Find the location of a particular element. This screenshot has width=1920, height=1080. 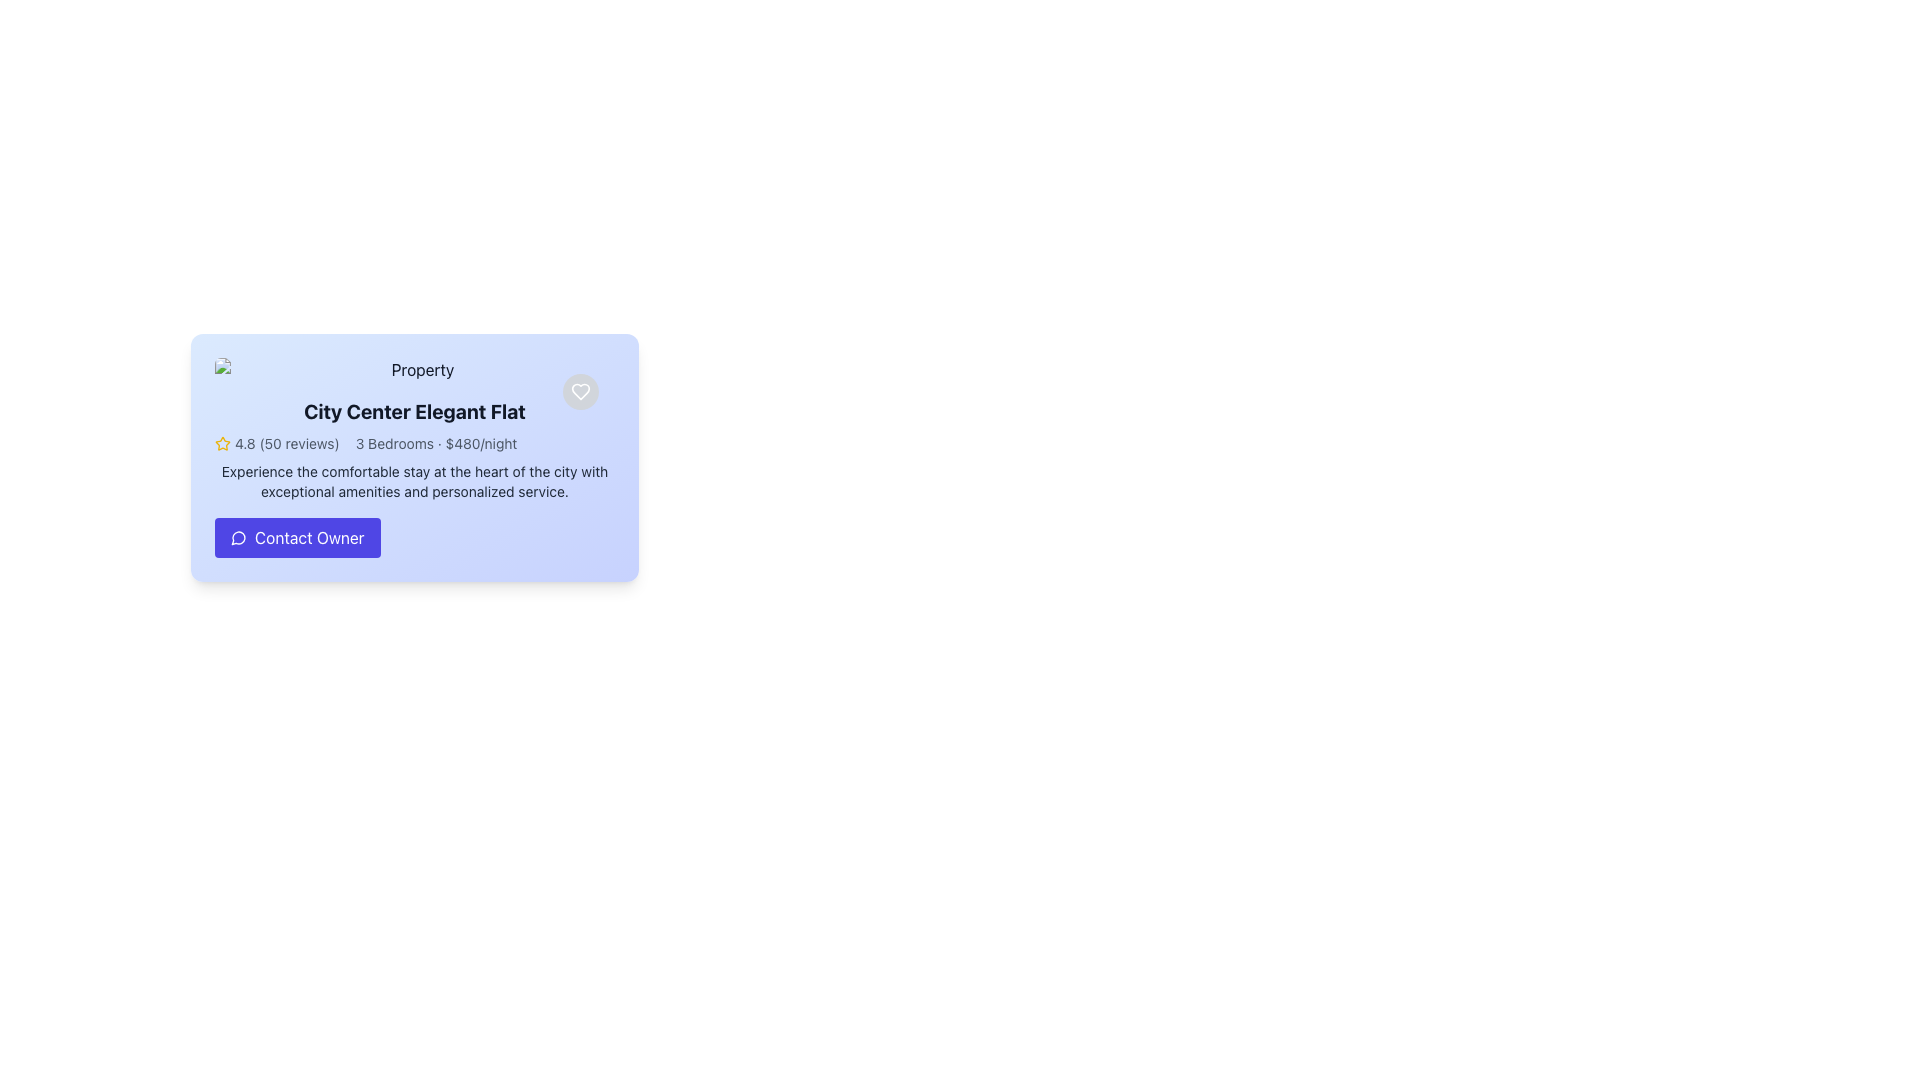

the circular speech bubble icon outlined in white, which is located to the left of the 'Contact Owner' button, positioned near the bottom of the property information card is located at coordinates (239, 536).